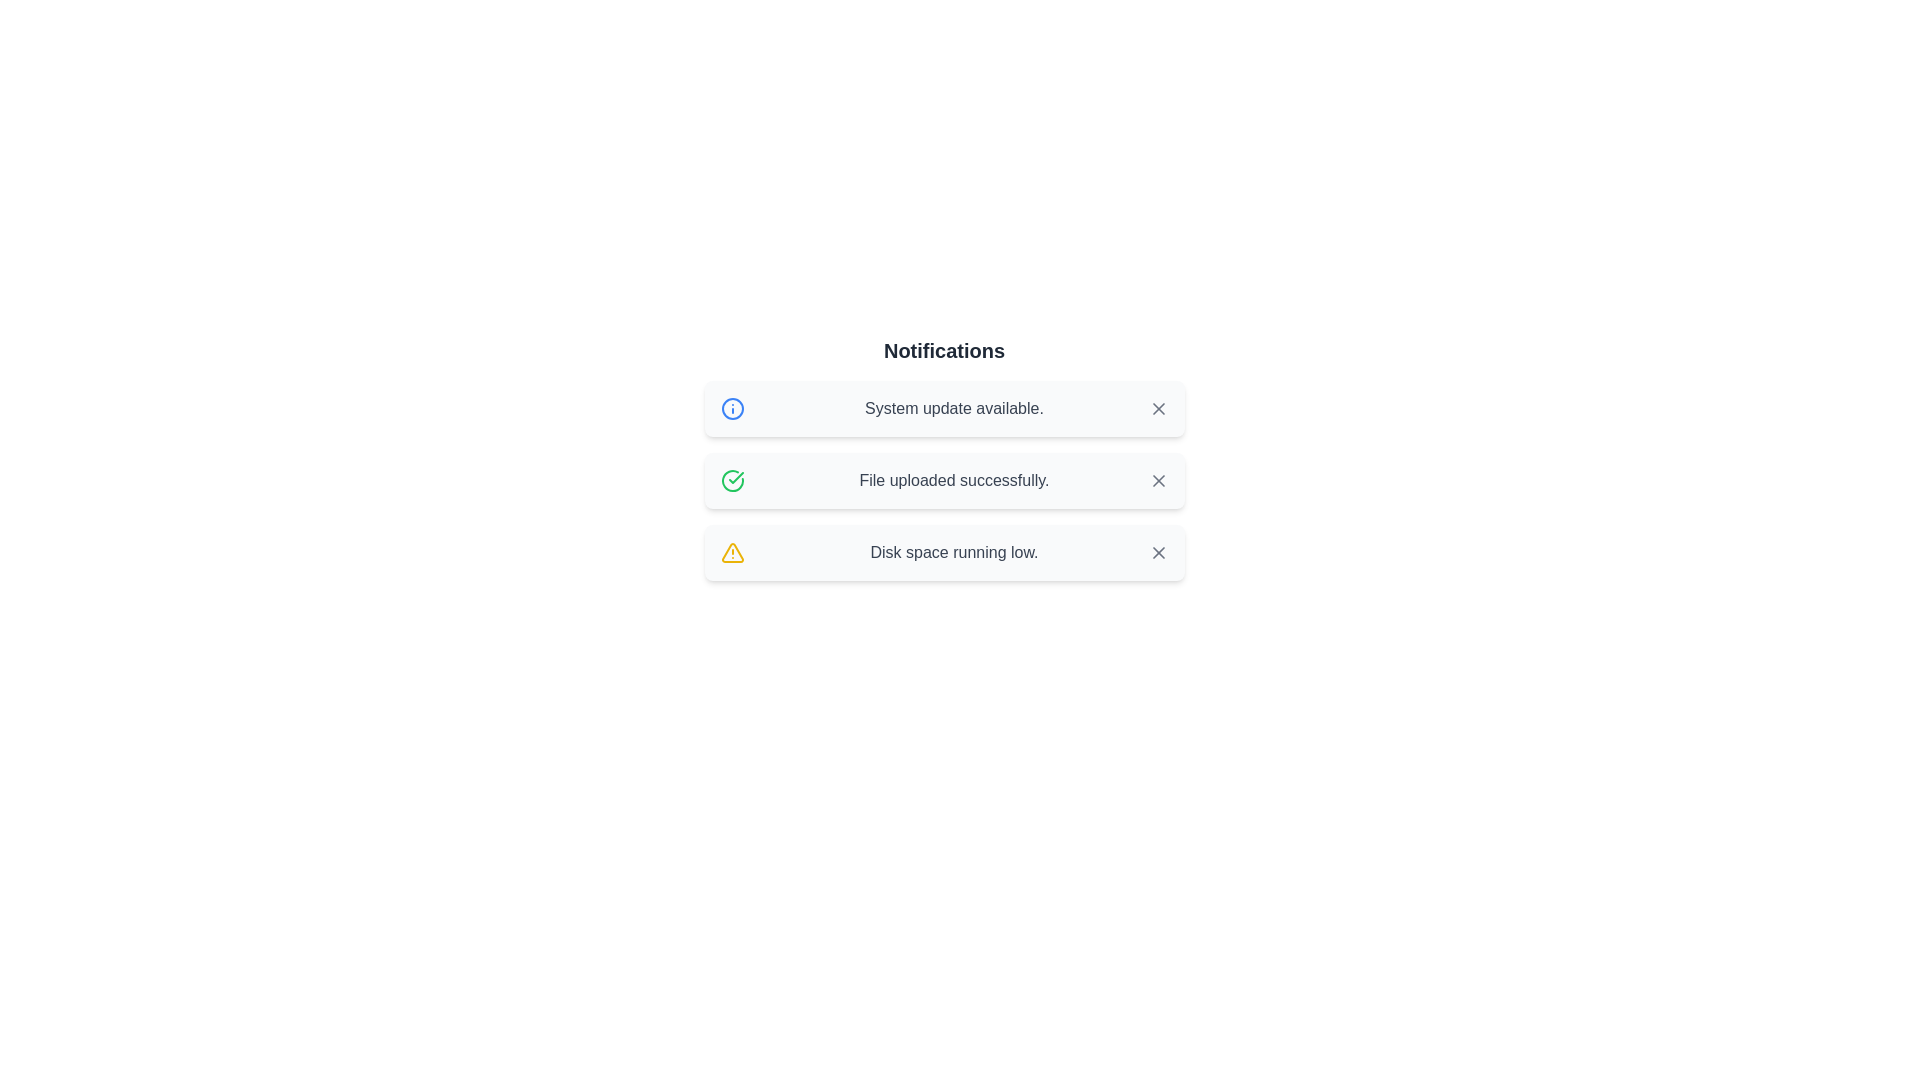 The width and height of the screenshot is (1920, 1080). I want to click on the dismiss icon button (a small 'X' icon) located at the rightmost part of the notification, so click(1158, 407).